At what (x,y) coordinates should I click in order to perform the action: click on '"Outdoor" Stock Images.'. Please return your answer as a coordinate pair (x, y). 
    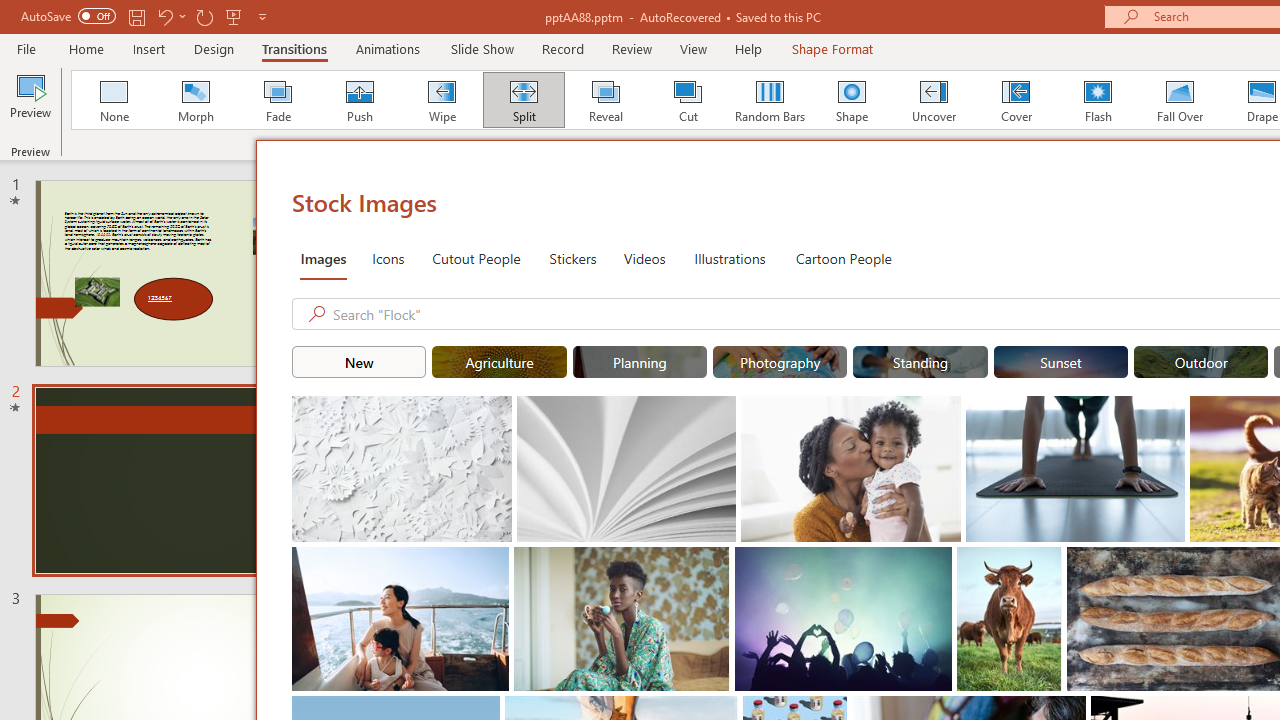
    Looking at the image, I should click on (1200, 362).